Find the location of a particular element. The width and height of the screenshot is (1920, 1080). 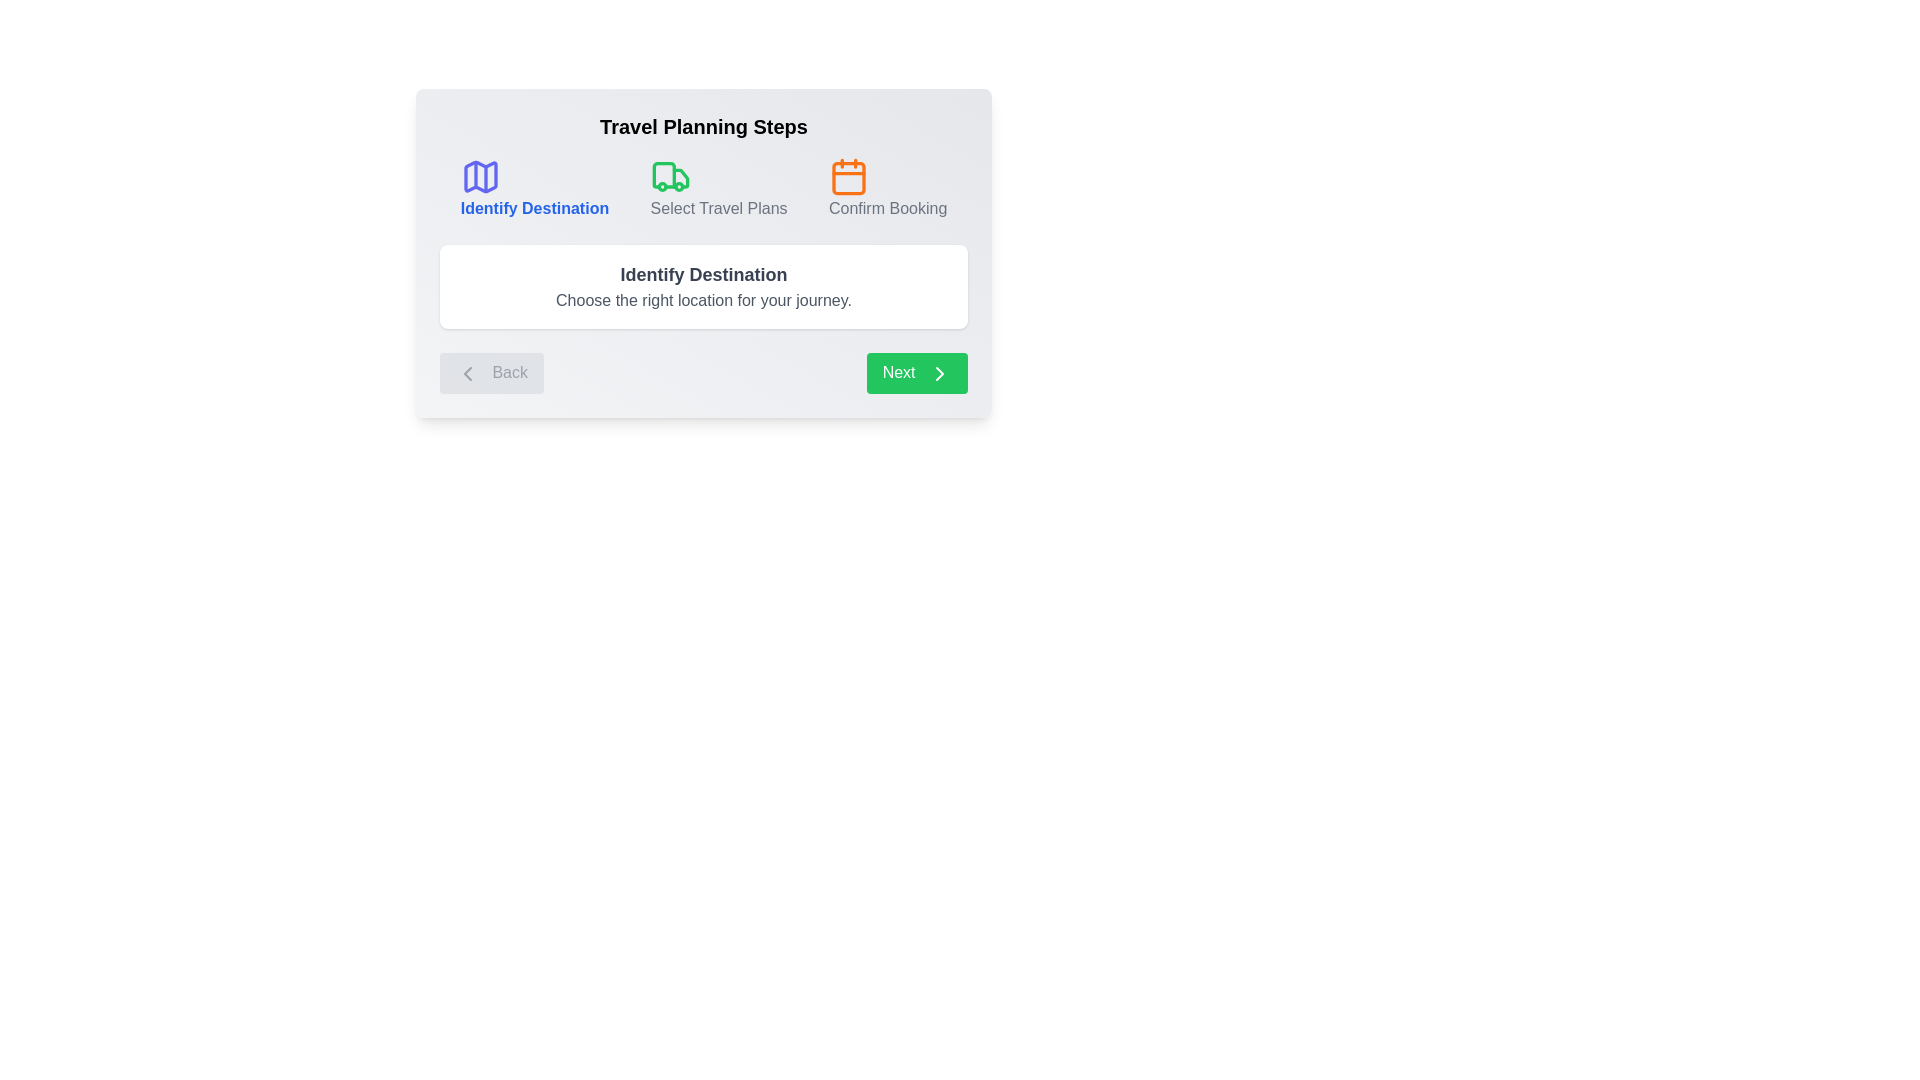

the left-pointing chevron icon within the 'Back' button located at the bottom-left corner of the interface is located at coordinates (466, 373).